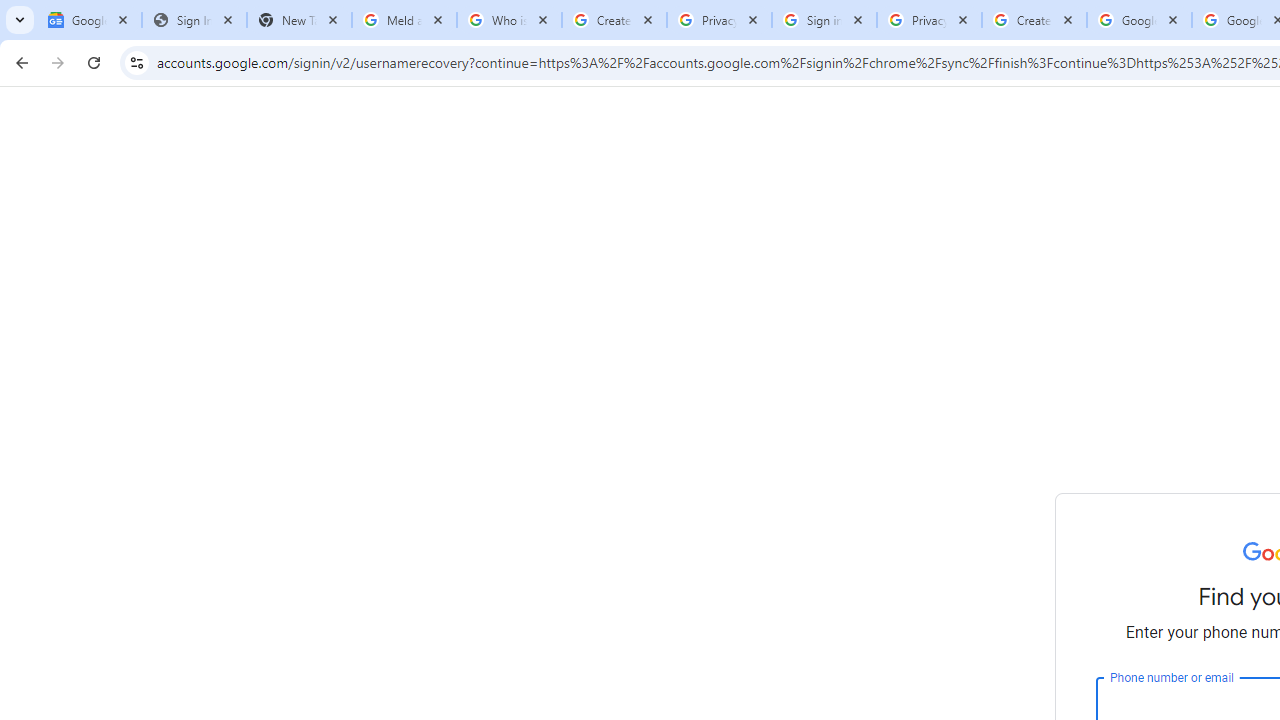  Describe the element at coordinates (194, 20) in the screenshot. I see `'Sign In - USA TODAY'` at that location.